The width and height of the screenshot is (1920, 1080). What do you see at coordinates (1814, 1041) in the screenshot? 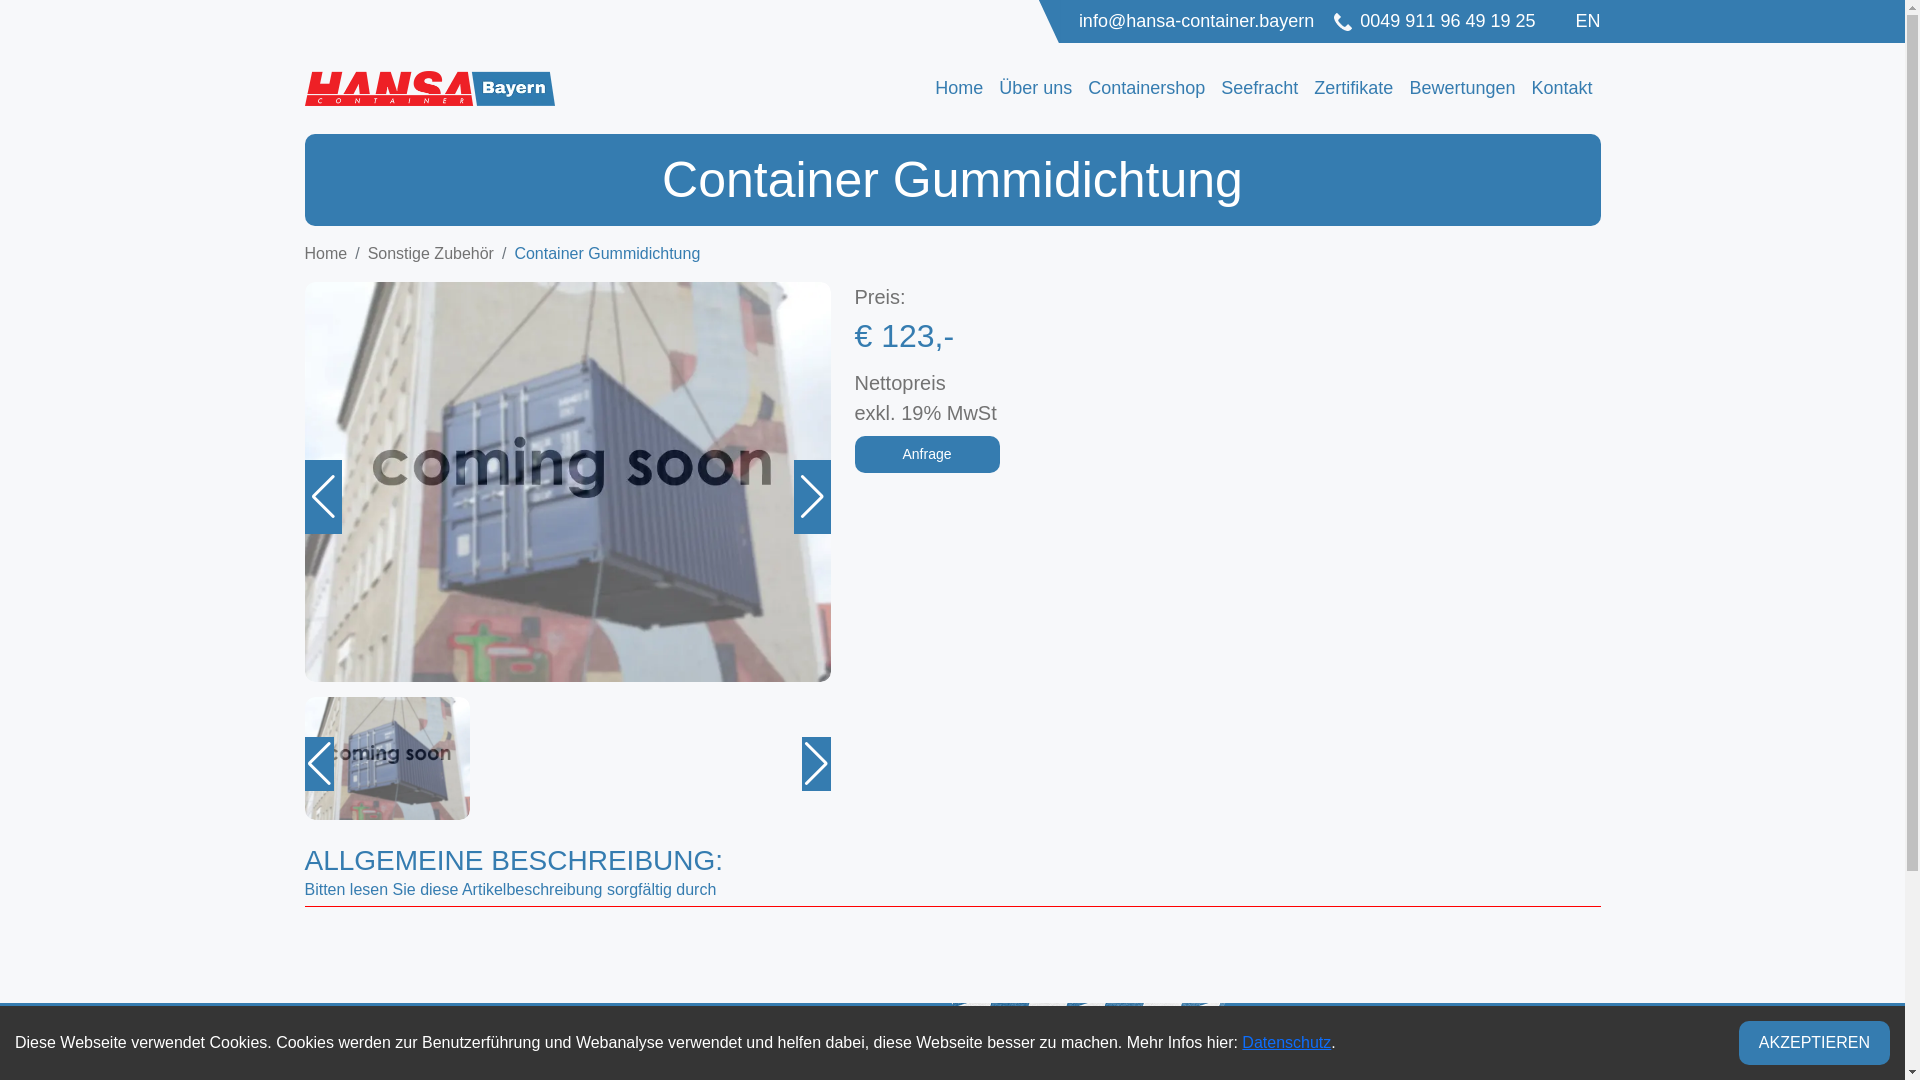
I see `'AKZEPTIEREN'` at bounding box center [1814, 1041].